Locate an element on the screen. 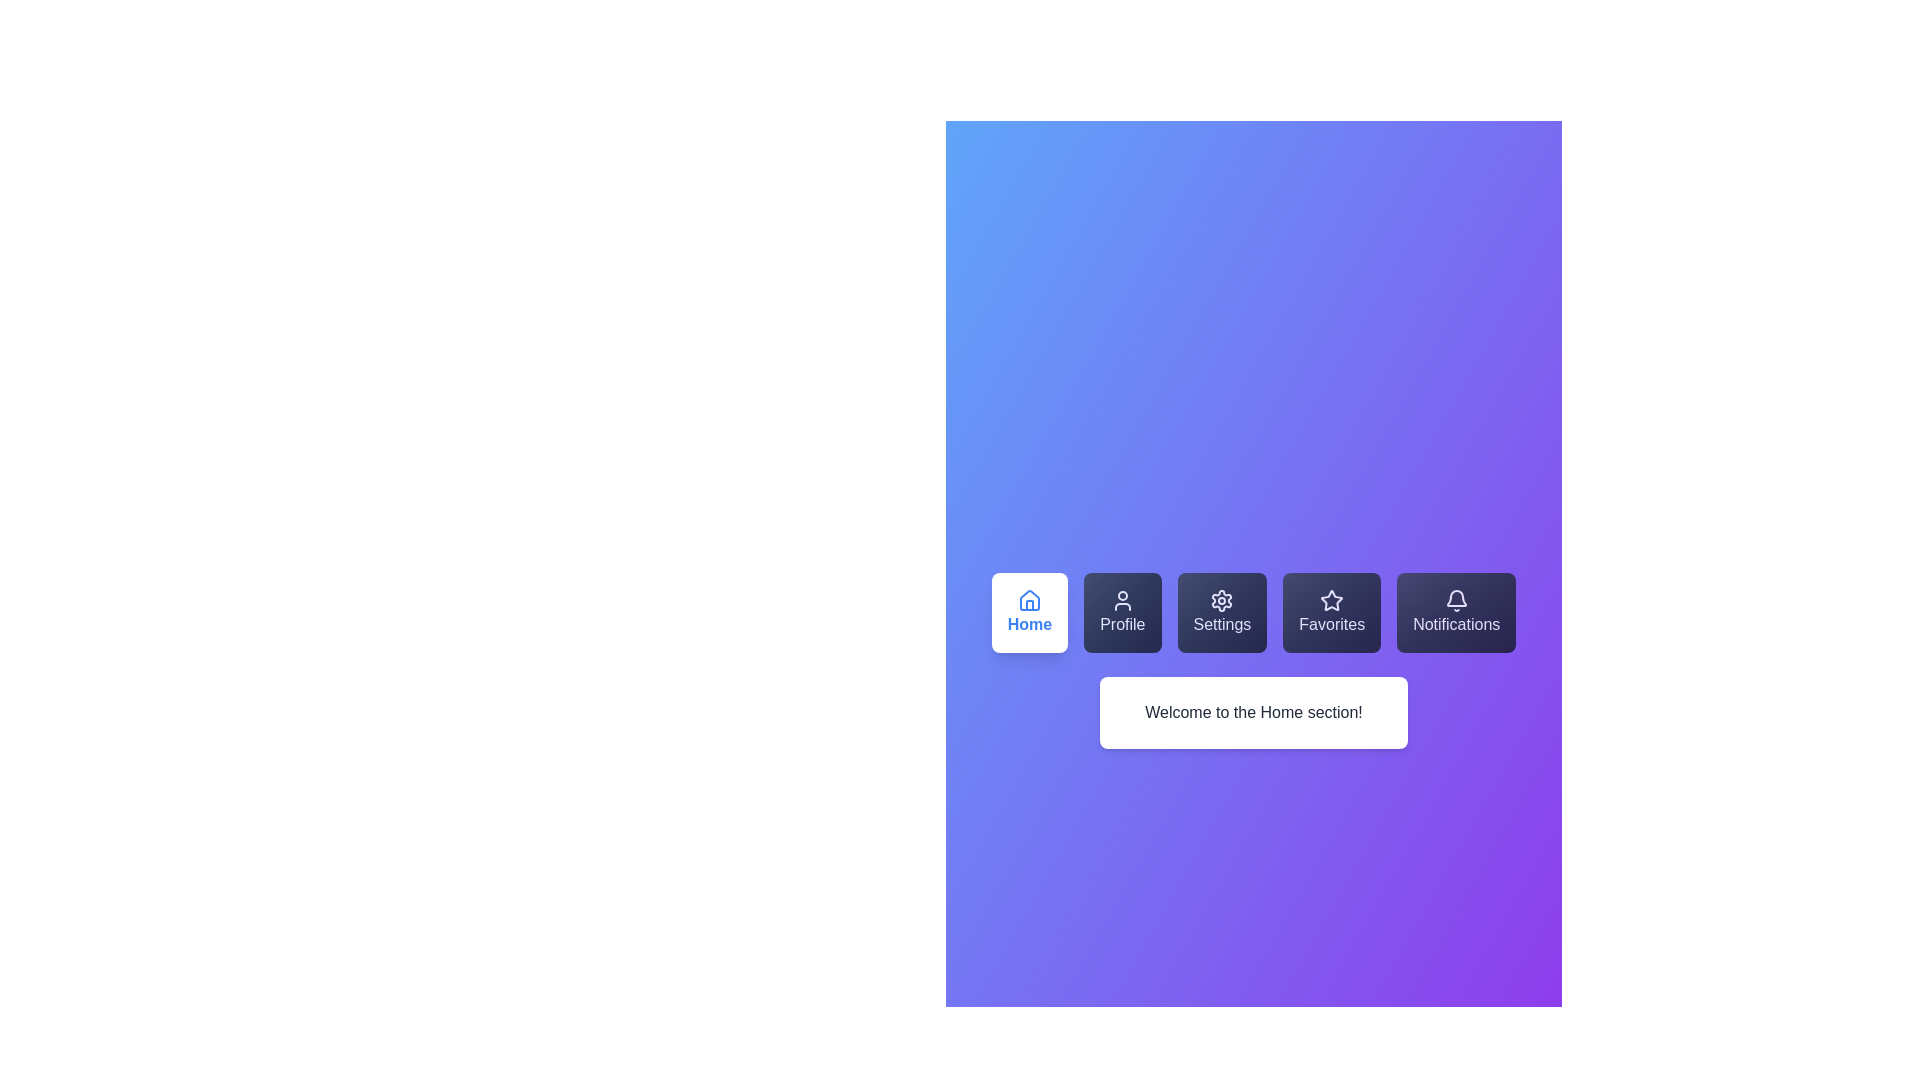 The image size is (1920, 1080). the Notifications button, which is a rectangular button with a gradient background and a white bell icon, located on the far right of a row of buttons is located at coordinates (1456, 612).